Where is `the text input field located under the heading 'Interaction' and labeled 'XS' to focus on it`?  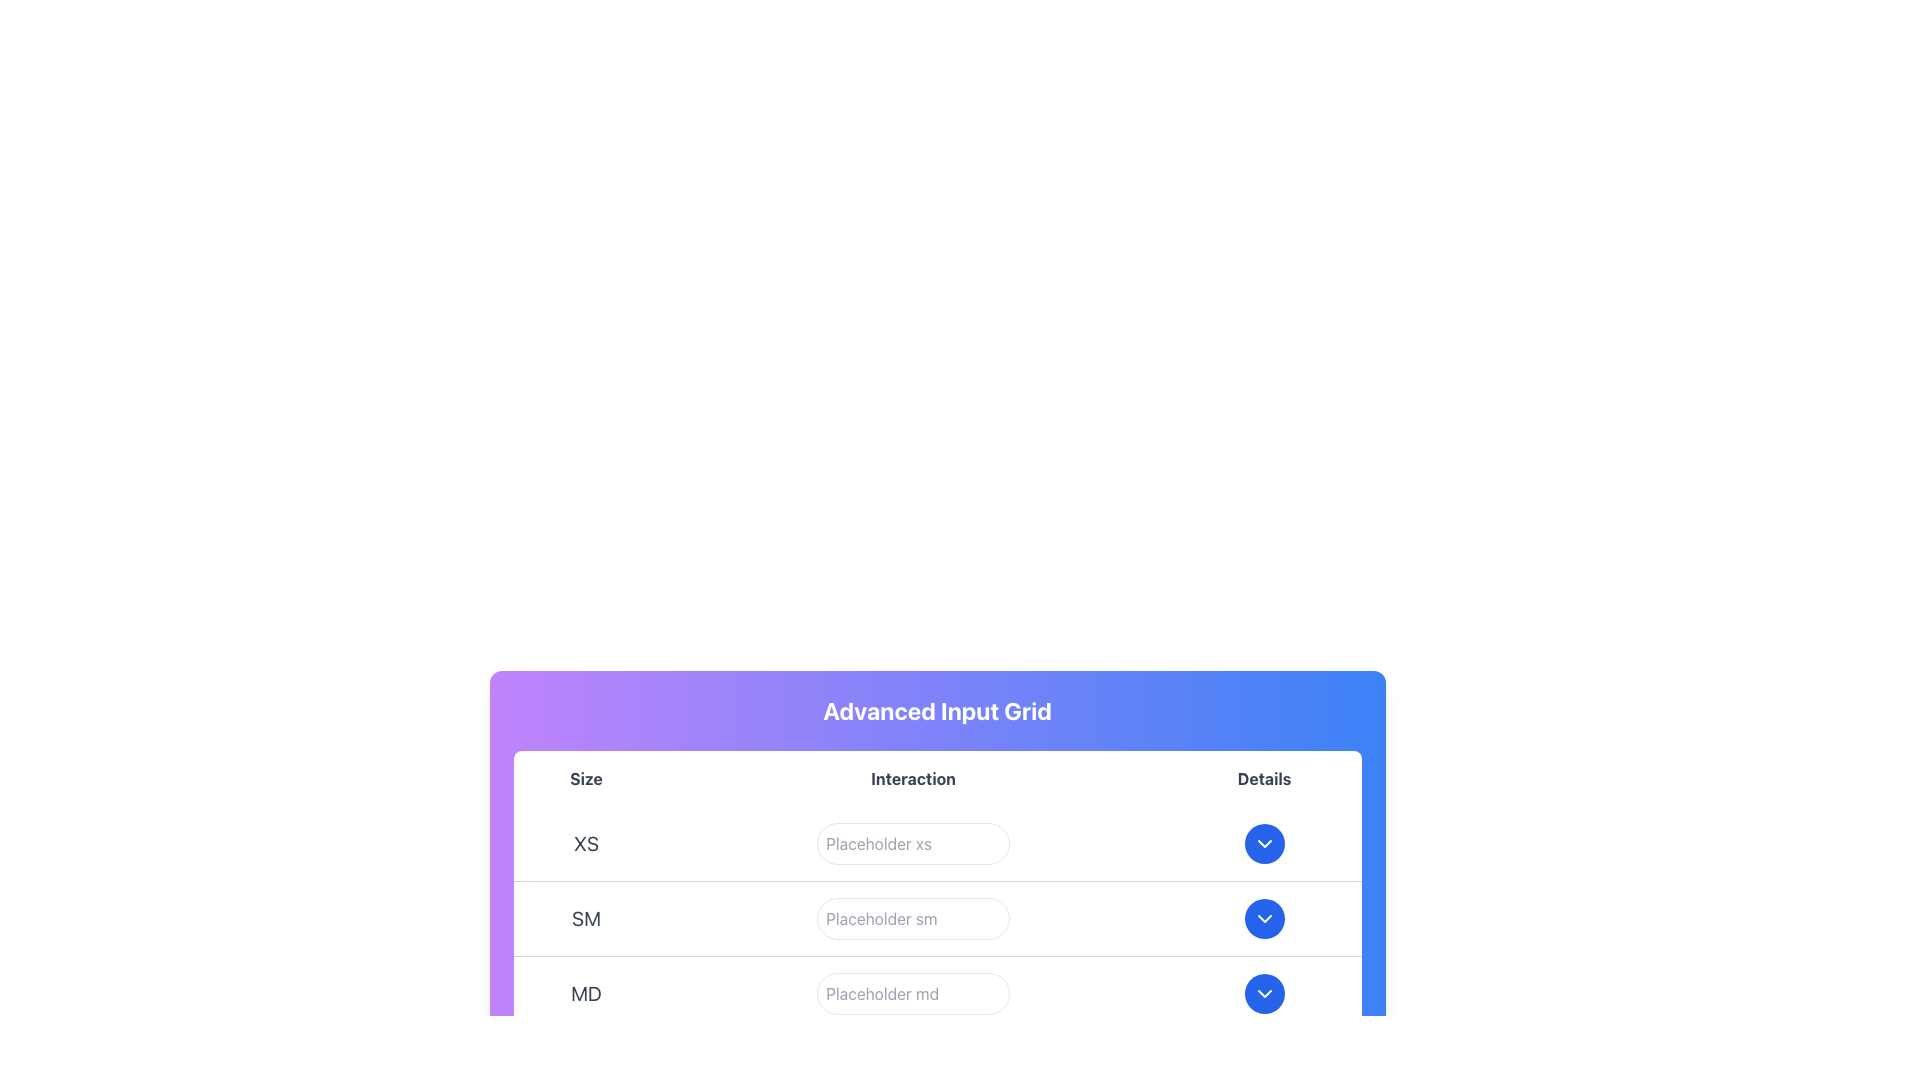
the text input field located under the heading 'Interaction' and labeled 'XS' to focus on it is located at coordinates (912, 844).